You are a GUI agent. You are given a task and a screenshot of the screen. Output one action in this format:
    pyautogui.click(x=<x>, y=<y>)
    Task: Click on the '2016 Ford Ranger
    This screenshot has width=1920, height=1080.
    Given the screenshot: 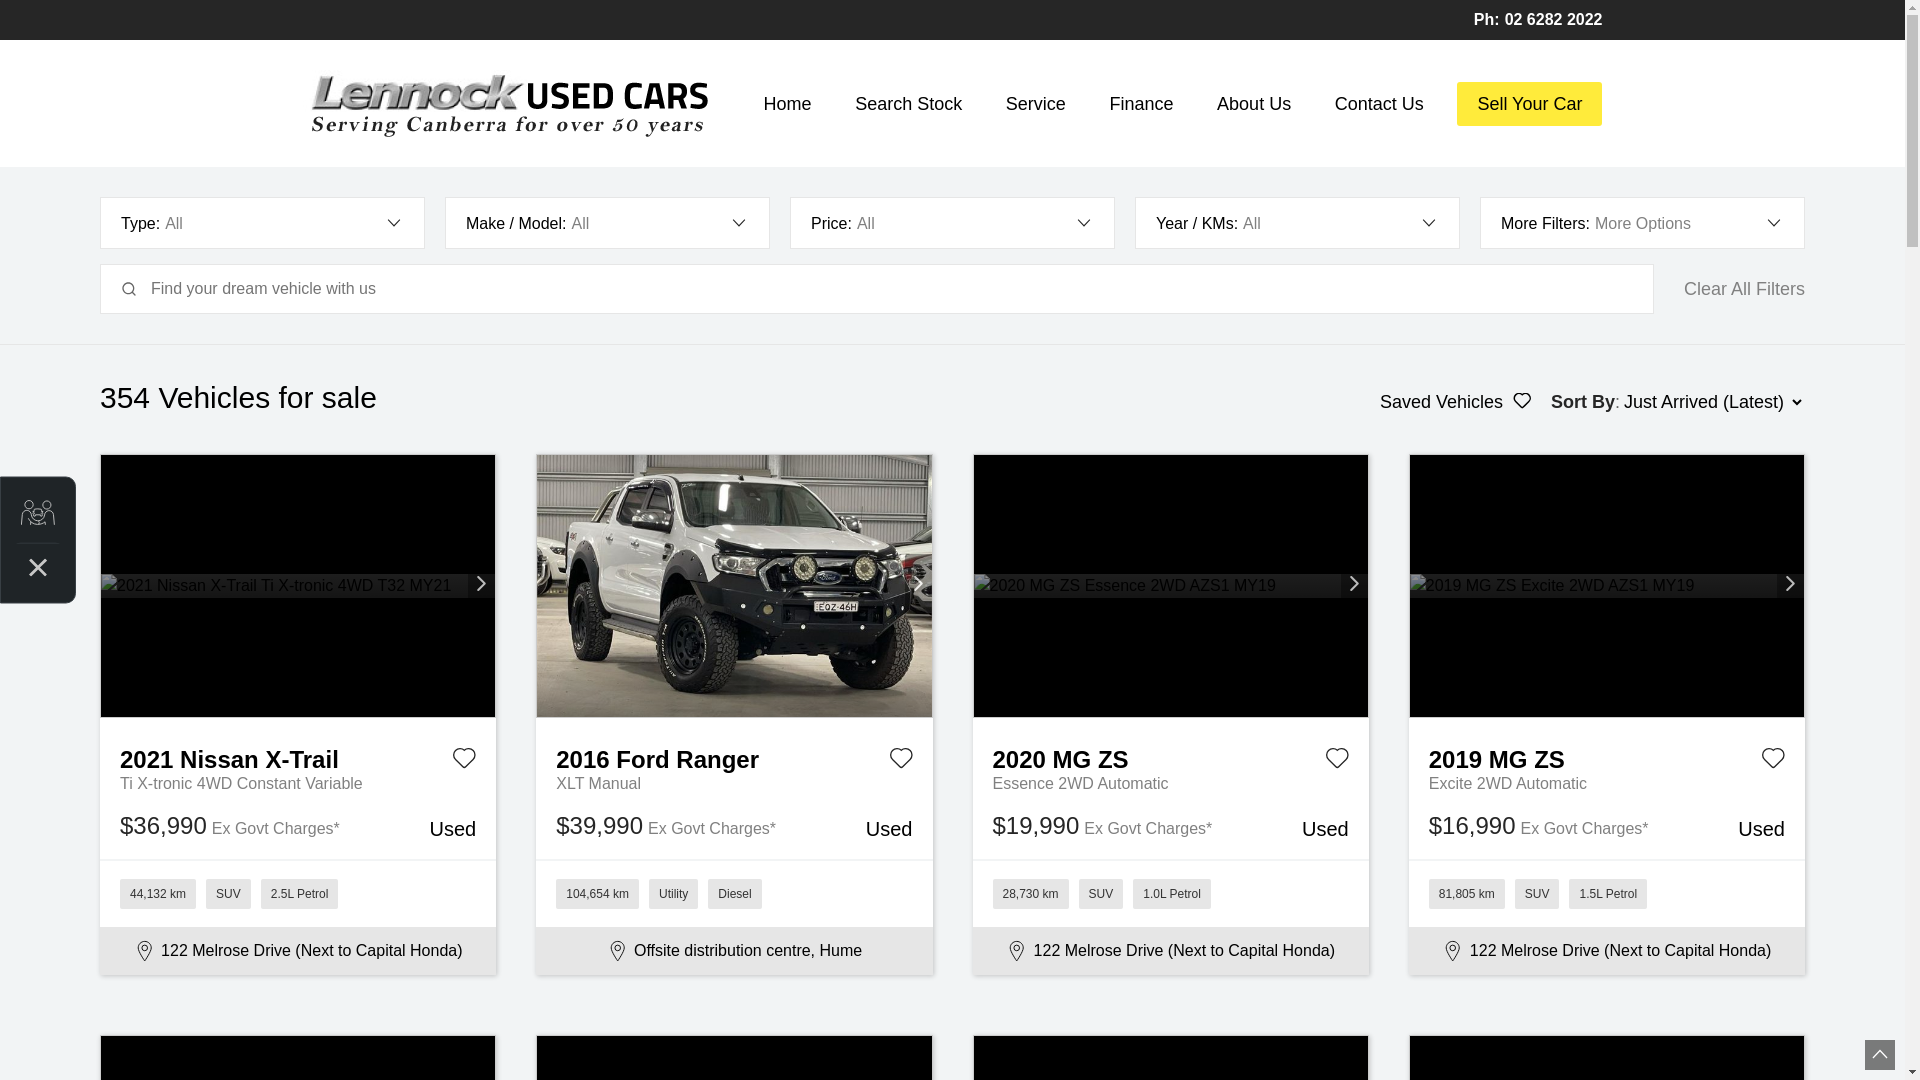 What is the action you would take?
    pyautogui.click(x=733, y=756)
    